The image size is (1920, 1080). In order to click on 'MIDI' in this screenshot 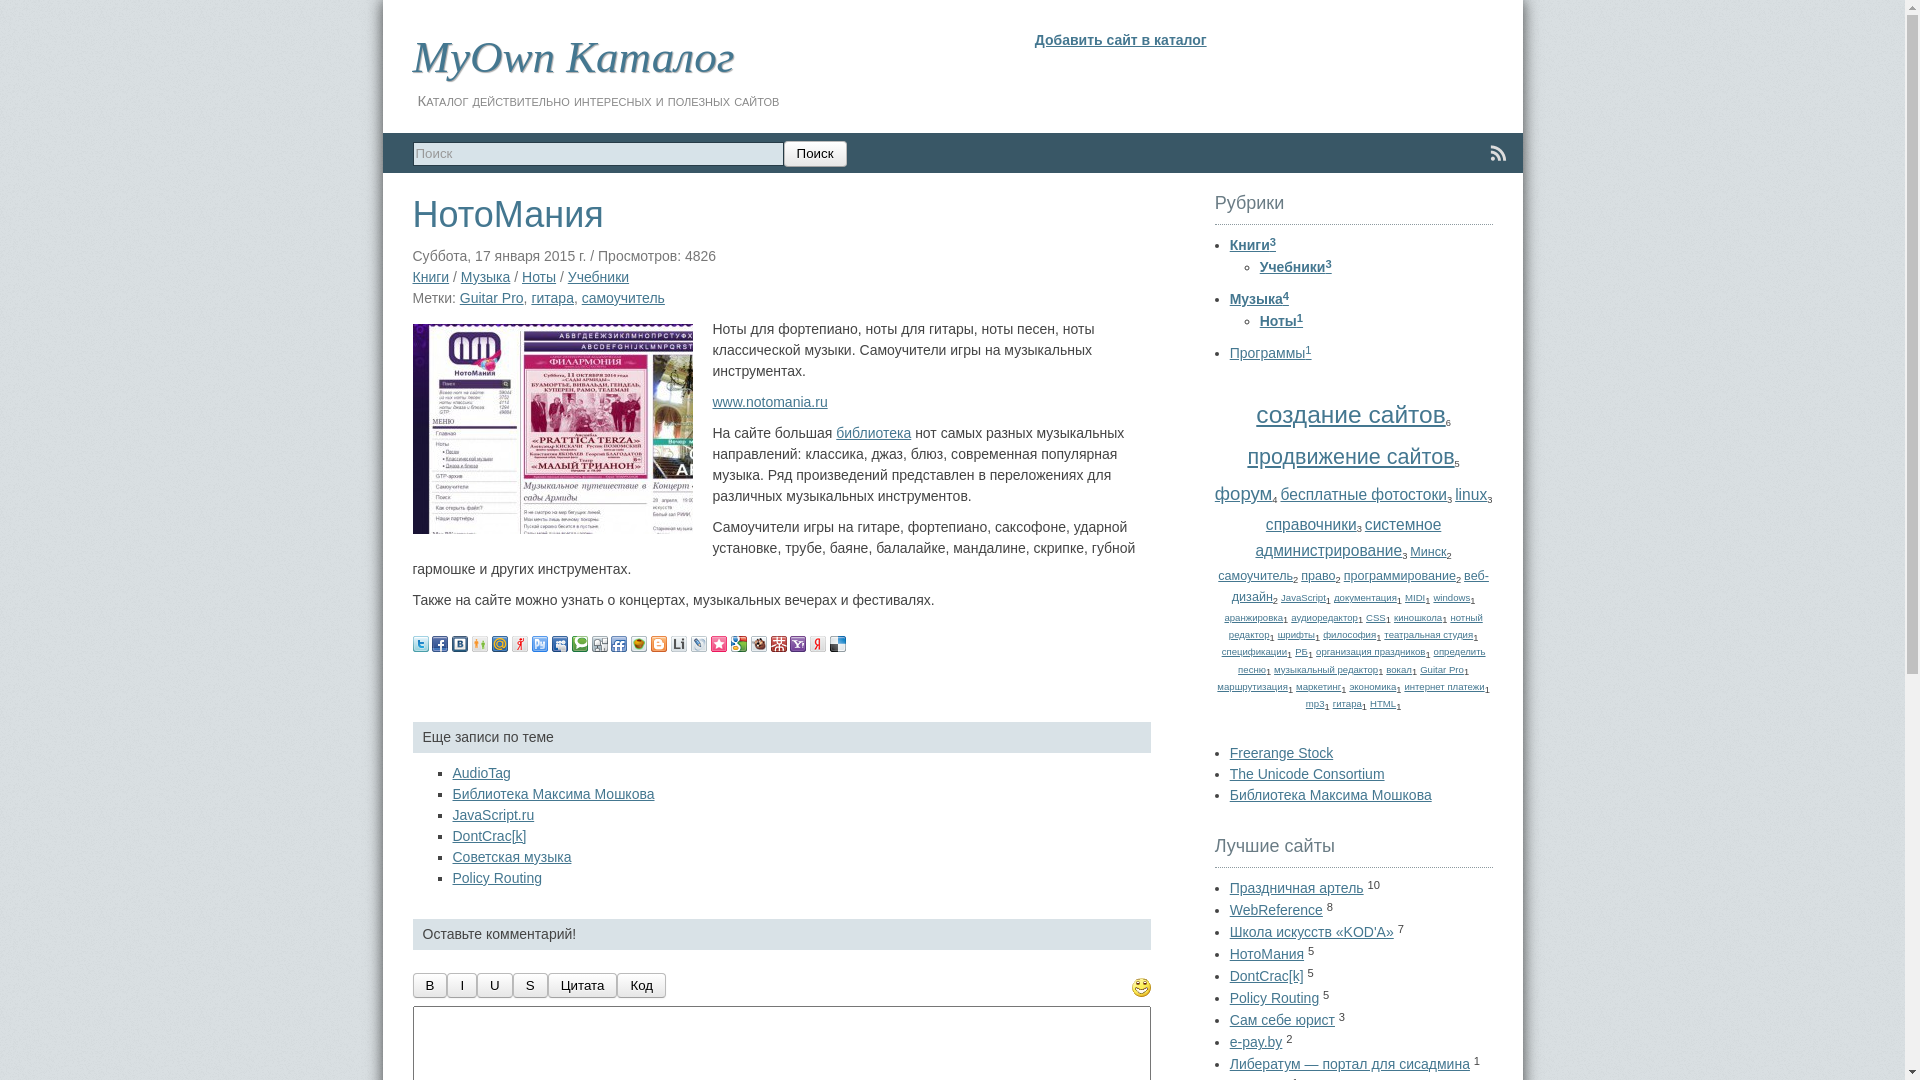, I will do `click(1404, 596)`.